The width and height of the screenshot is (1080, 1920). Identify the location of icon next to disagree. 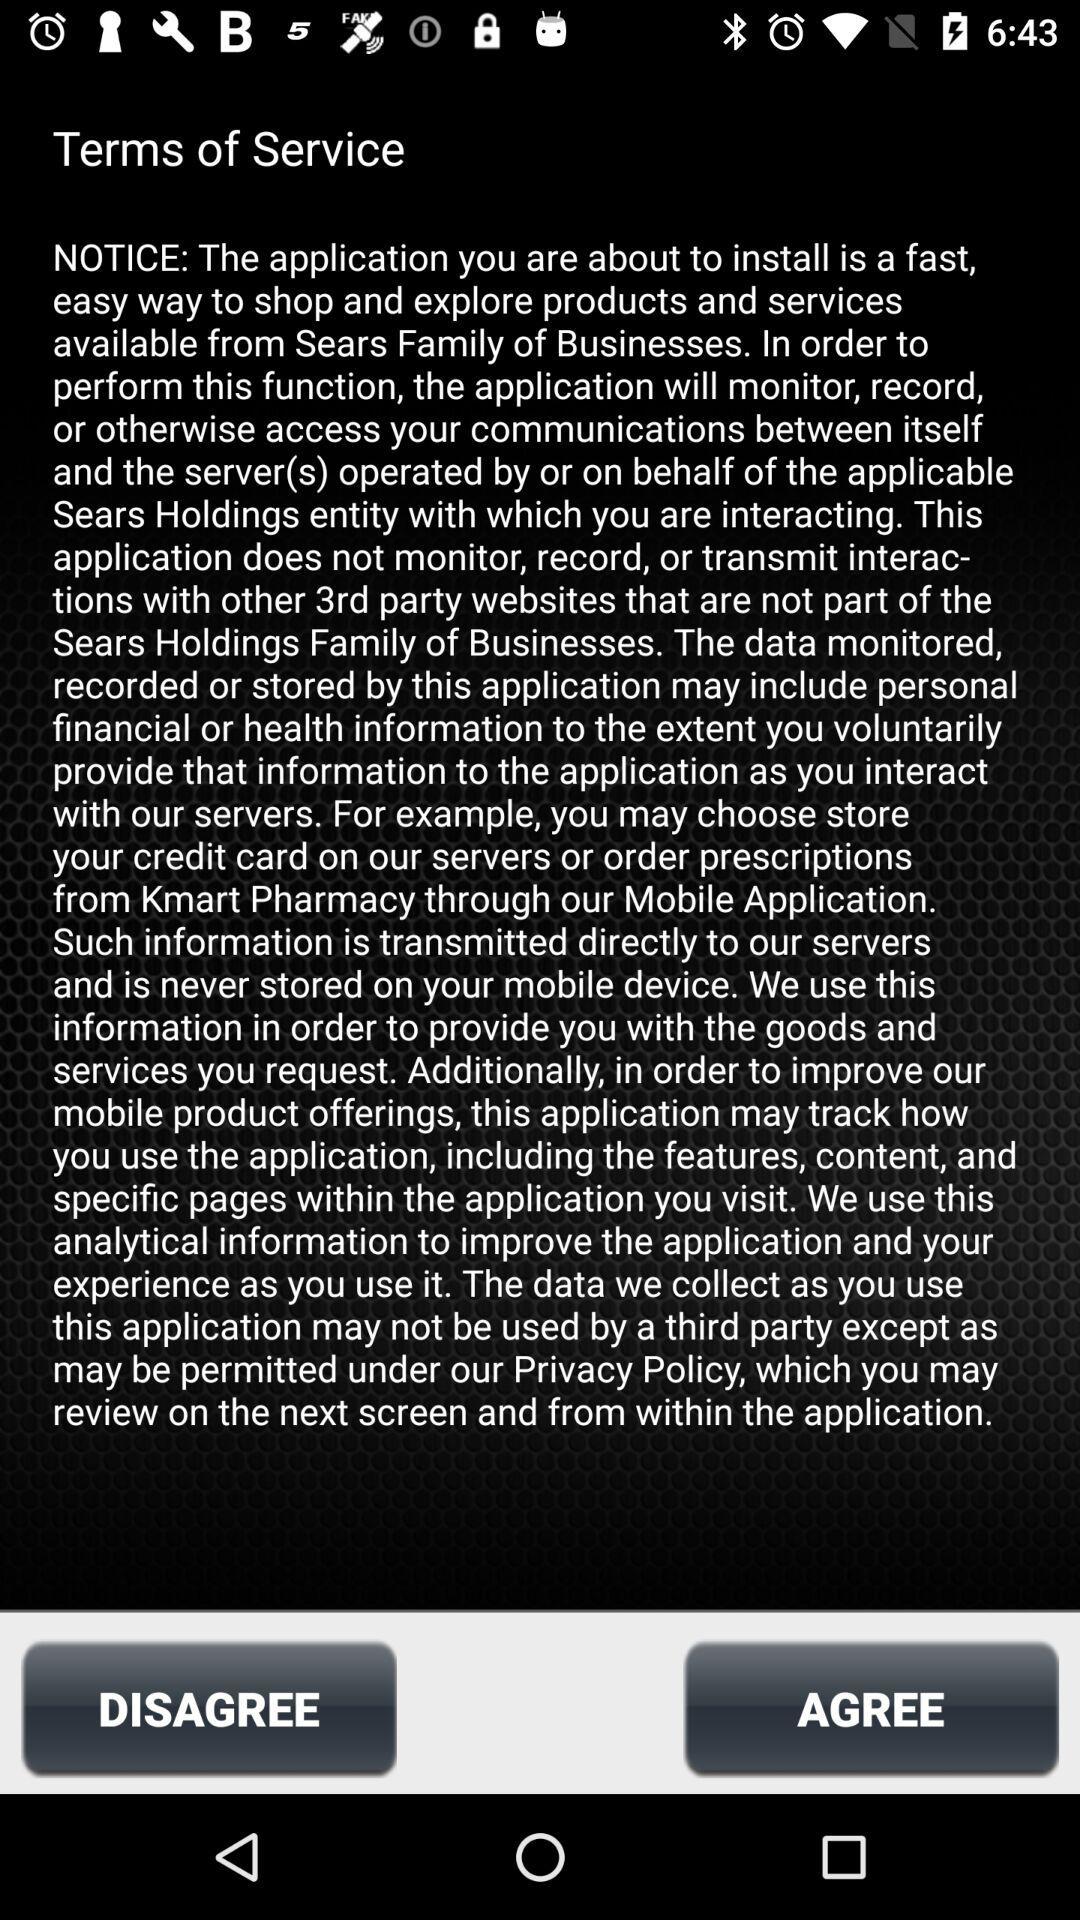
(870, 1707).